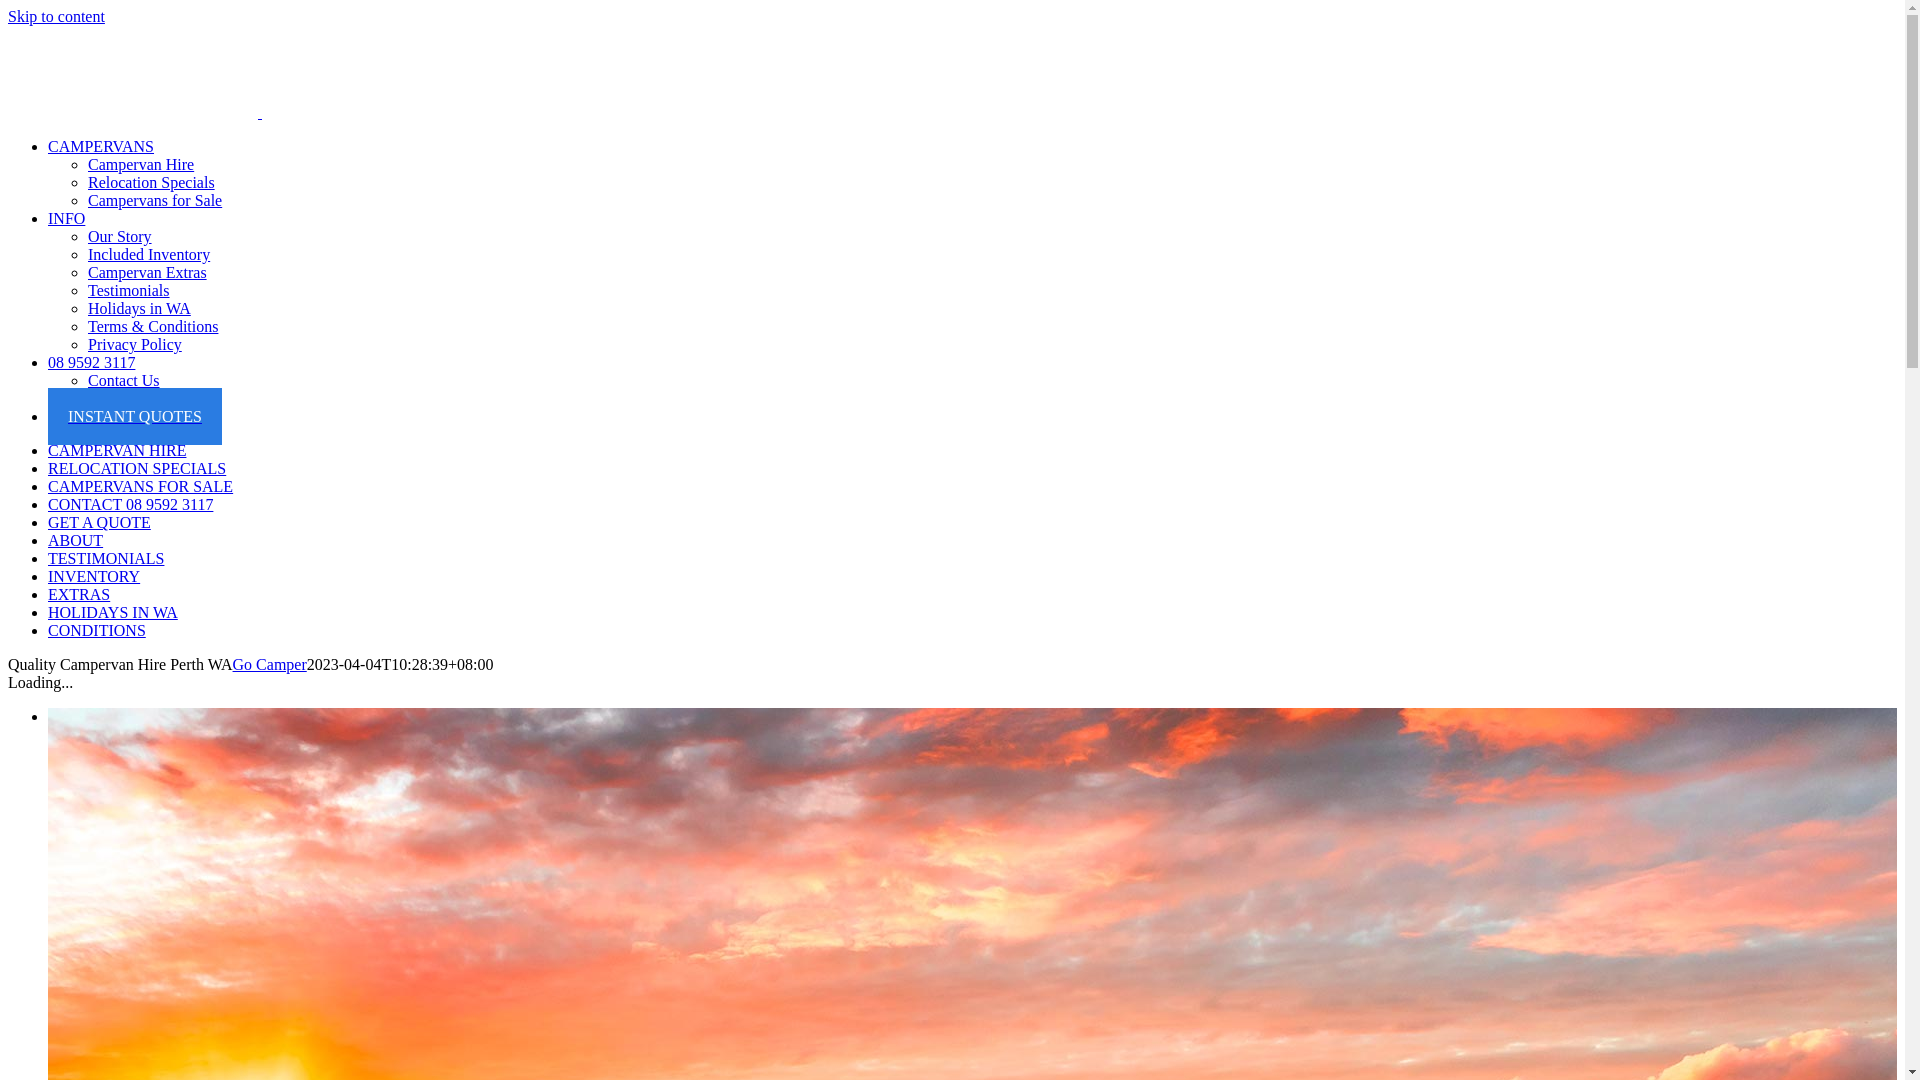 The width and height of the screenshot is (1920, 1080). I want to click on 'Campervans for Sale', so click(153, 200).